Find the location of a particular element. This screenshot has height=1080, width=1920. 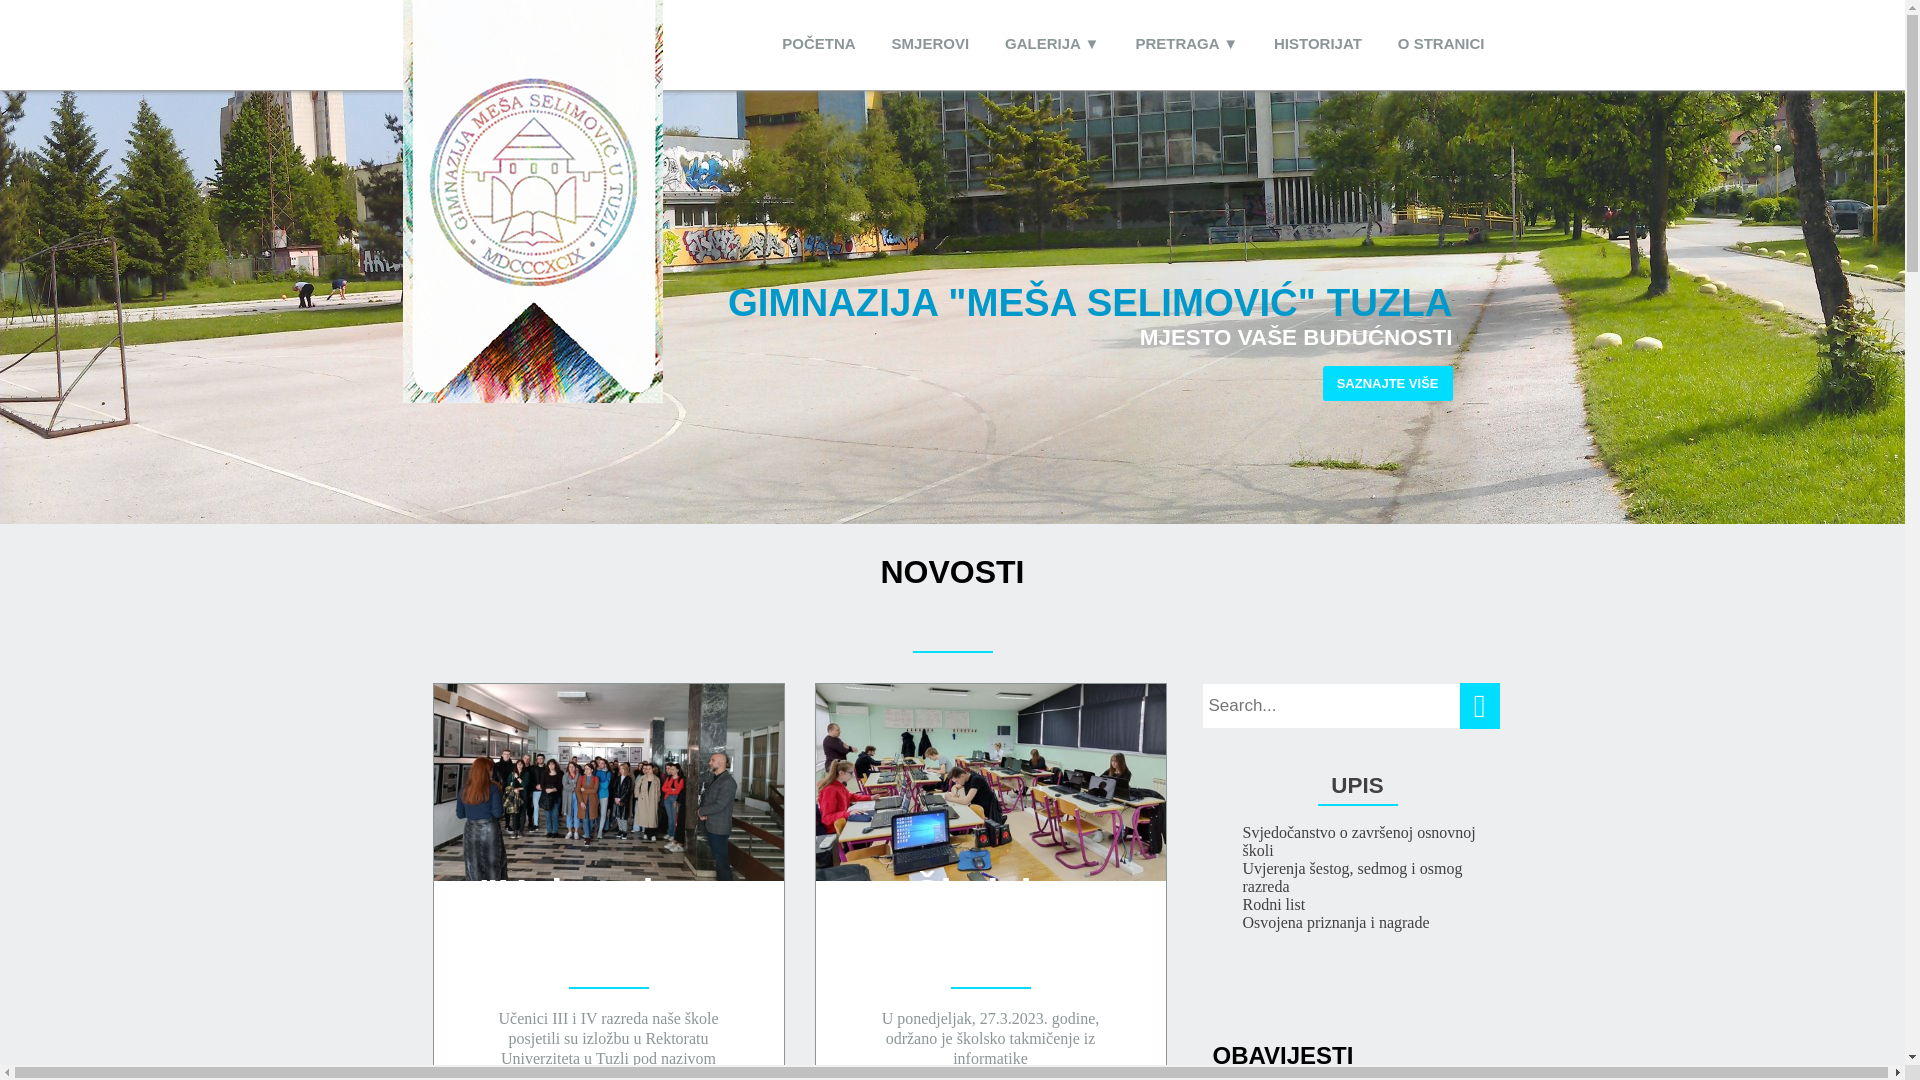

'O STRANICI' is located at coordinates (1441, 43).